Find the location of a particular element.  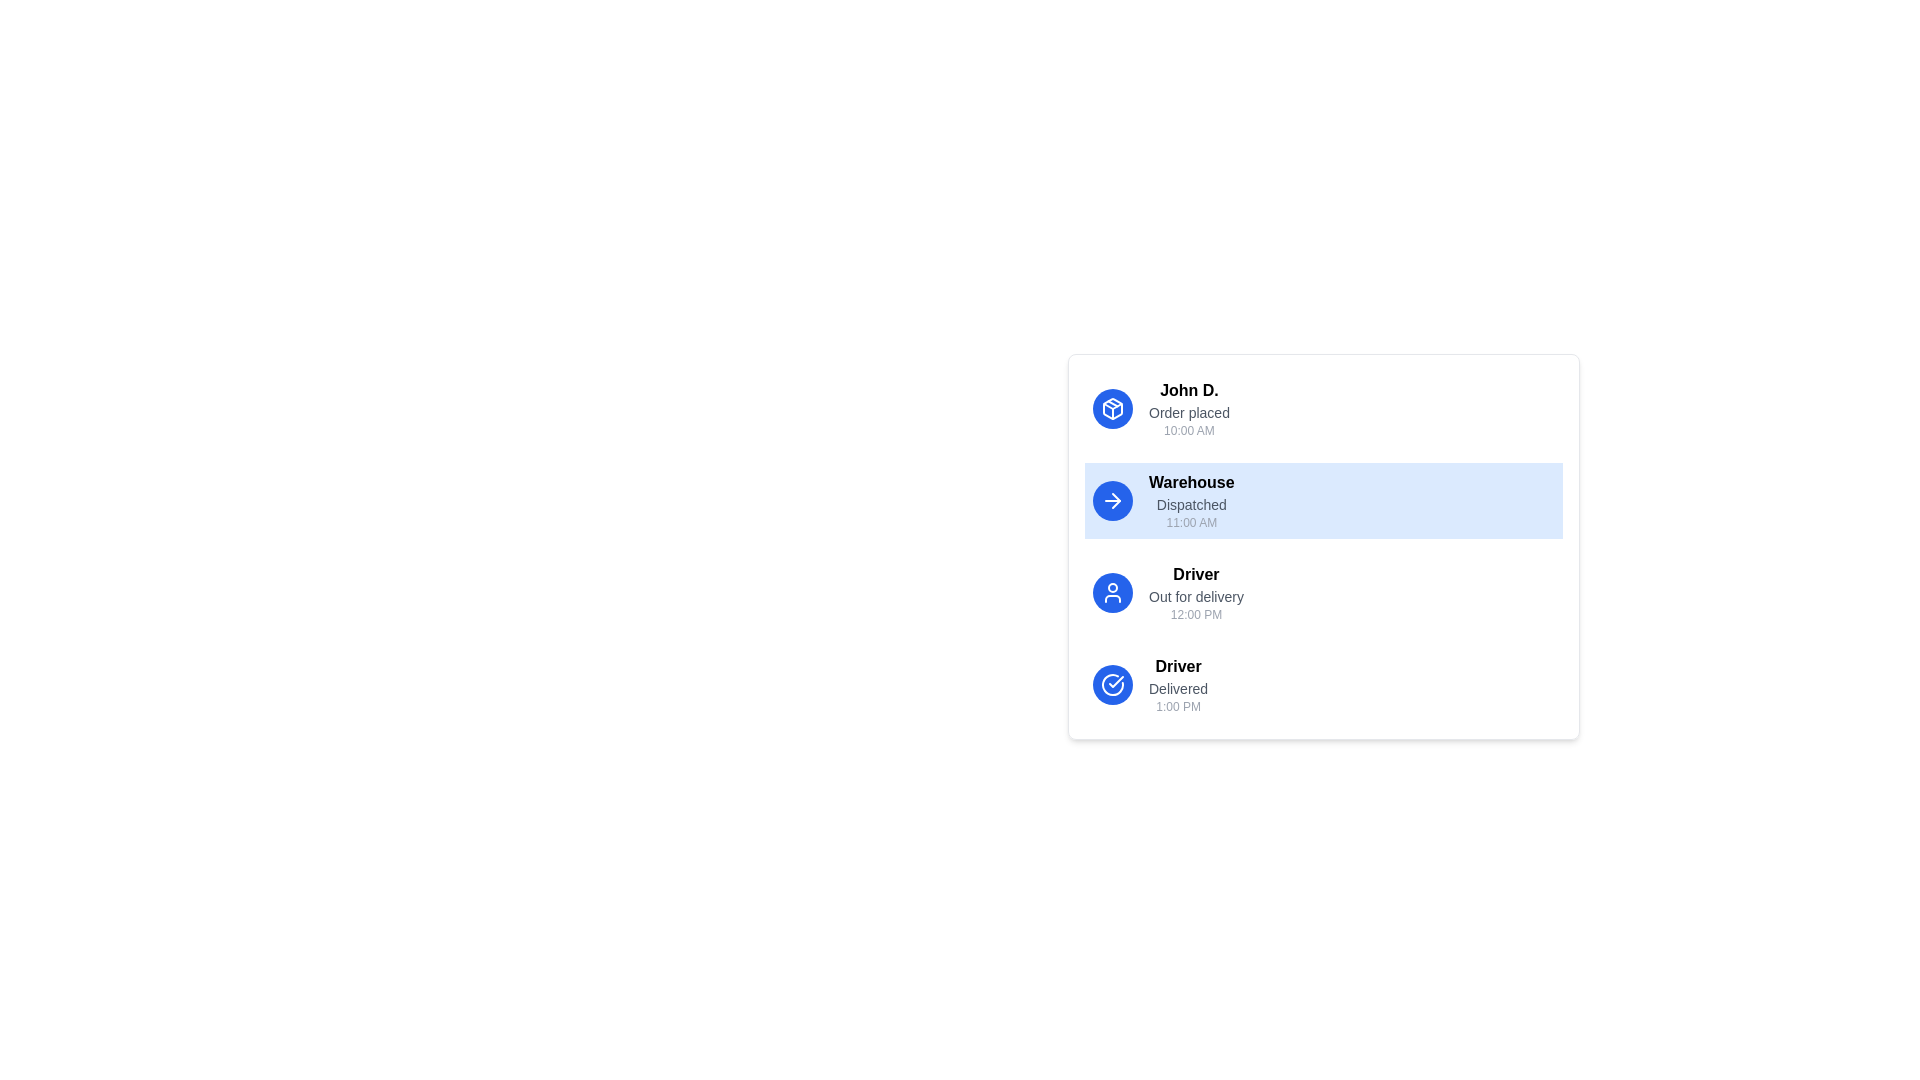

the status indicator text label which is positioned below the bold 'Driver' text and above the time label '1:00 PM' in the fourth item of a vertically structured timeline is located at coordinates (1178, 688).